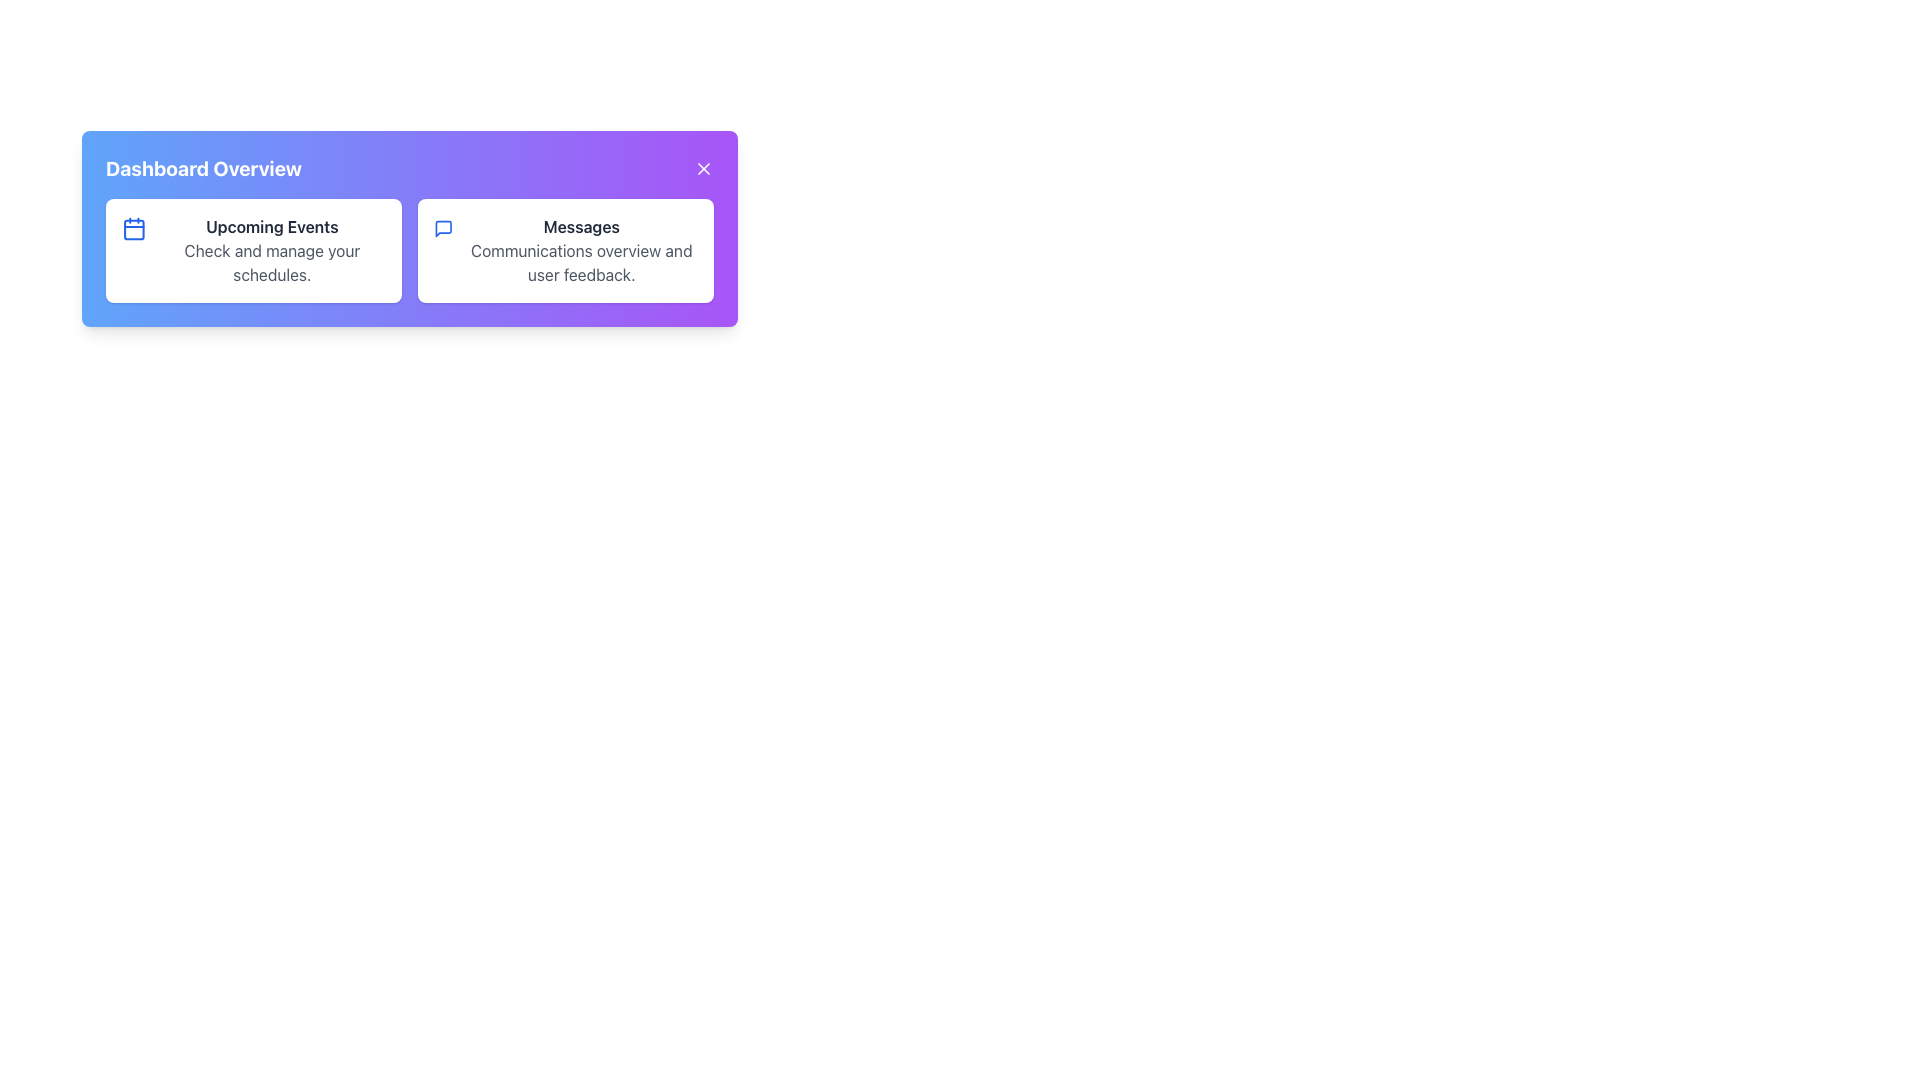 This screenshot has height=1080, width=1920. I want to click on the 'Messages' icon located on the right side of the two-column card in the dashboard overview pane, so click(442, 227).